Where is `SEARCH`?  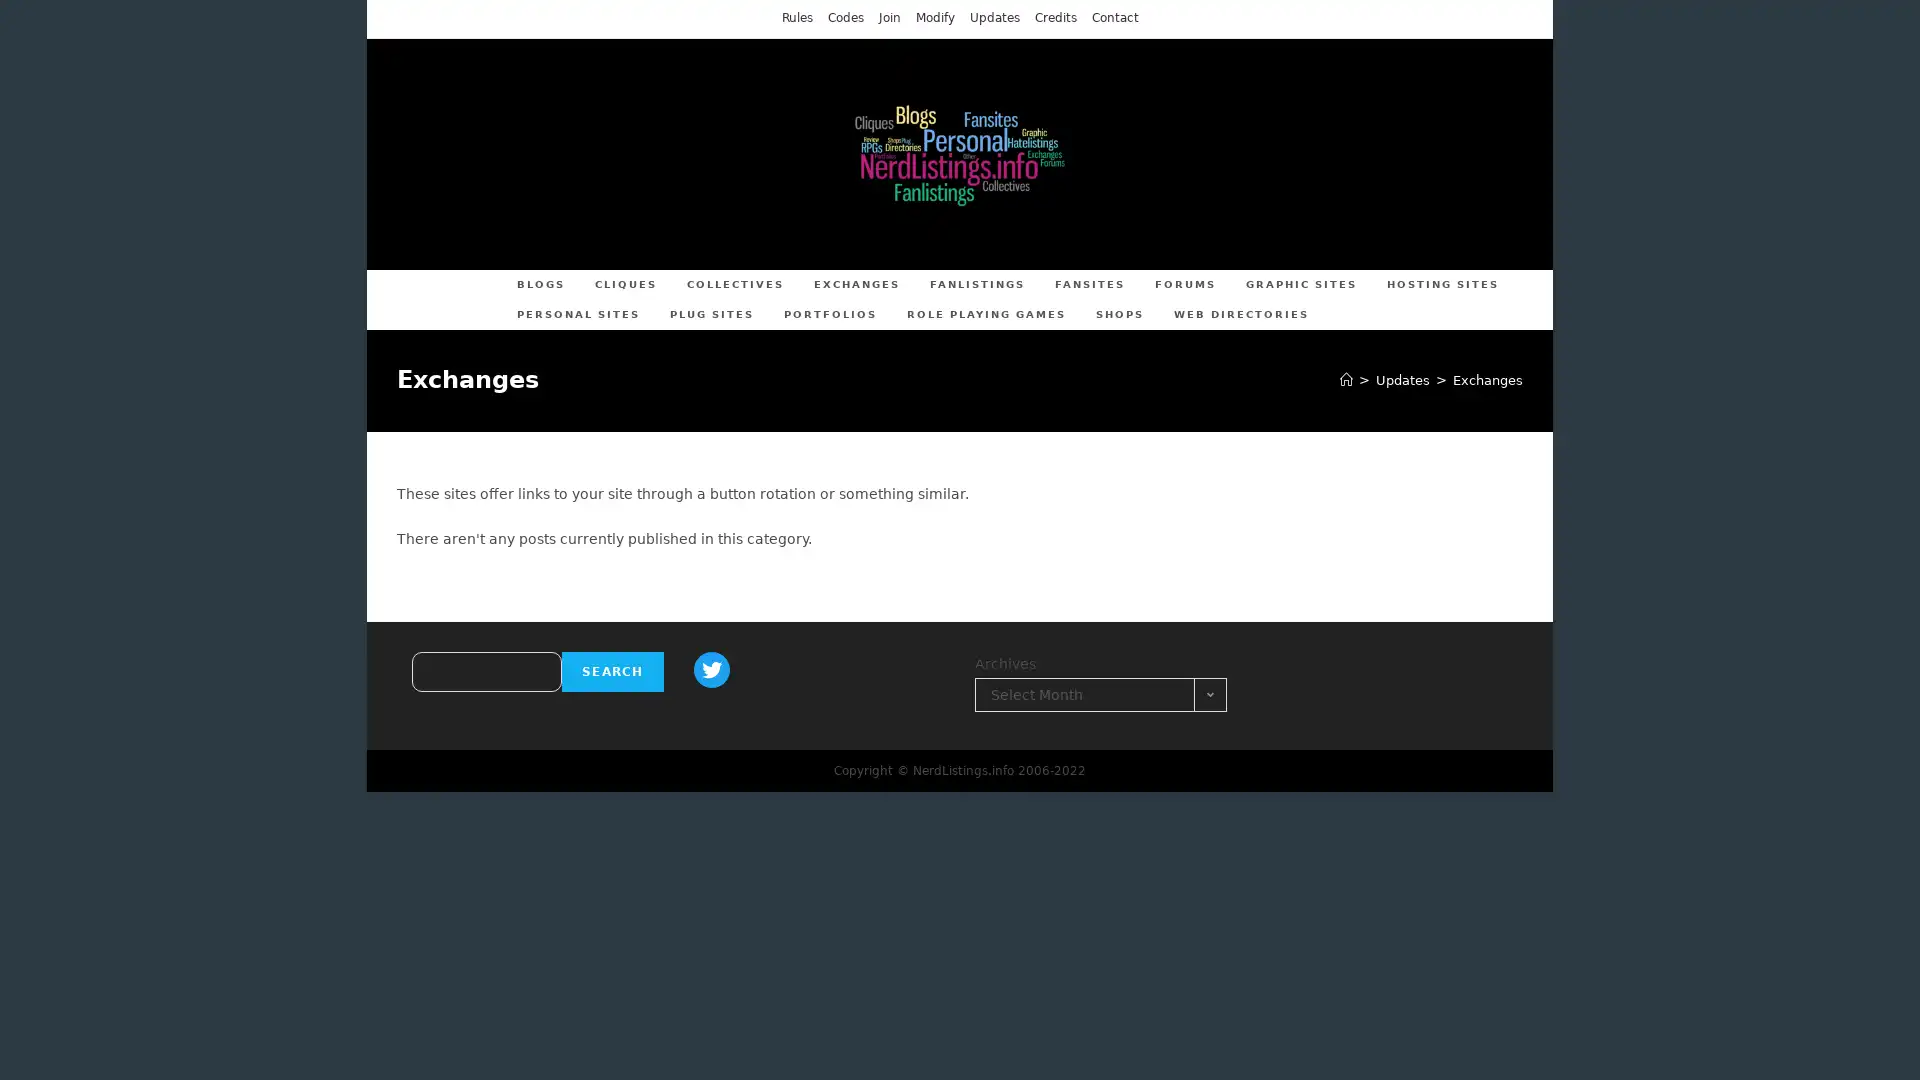
SEARCH is located at coordinates (611, 671).